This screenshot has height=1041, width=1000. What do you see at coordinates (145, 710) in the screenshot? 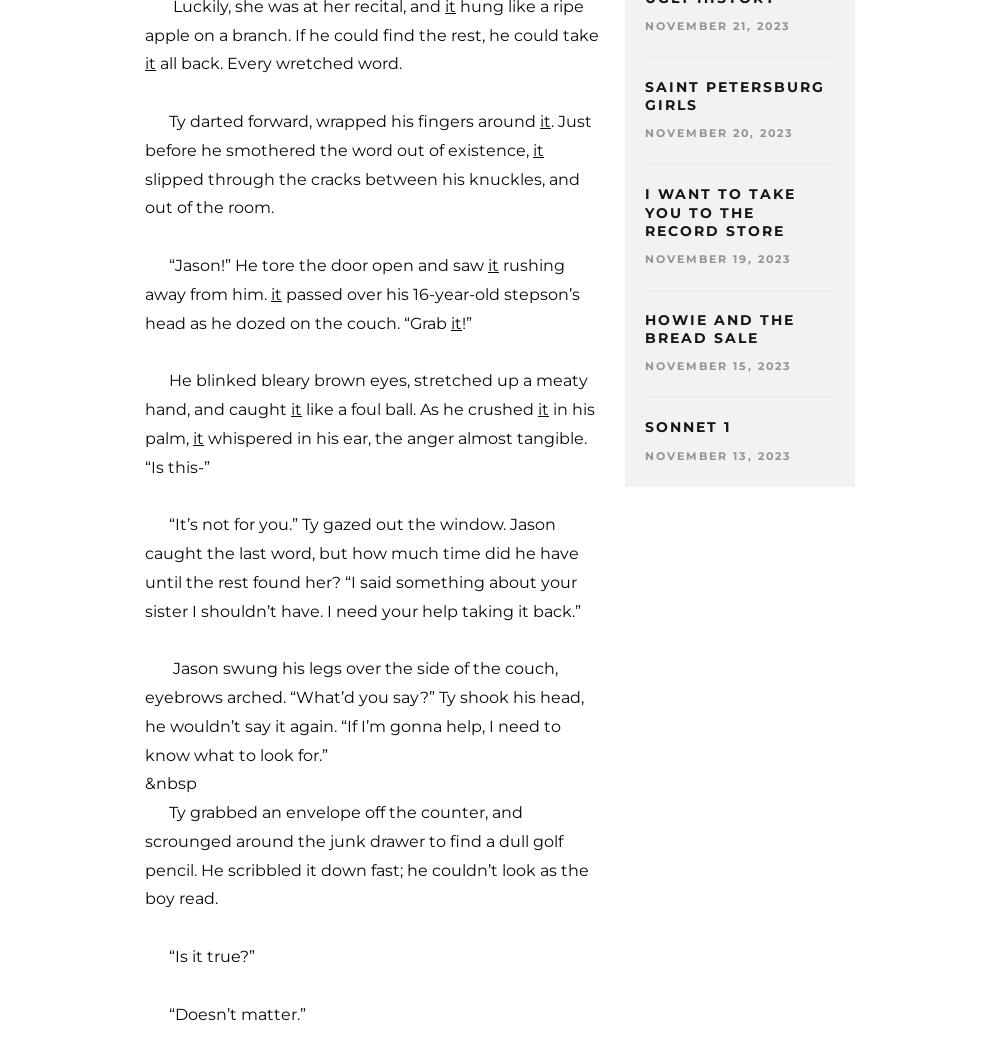
I see `'Jason swung his legs over the side of the couch, eyebrows arched. “What’d you say?” Ty shook his head, he wouldn’t say it again. “If I’m gonna help, I need to know what to look for.”'` at bounding box center [145, 710].